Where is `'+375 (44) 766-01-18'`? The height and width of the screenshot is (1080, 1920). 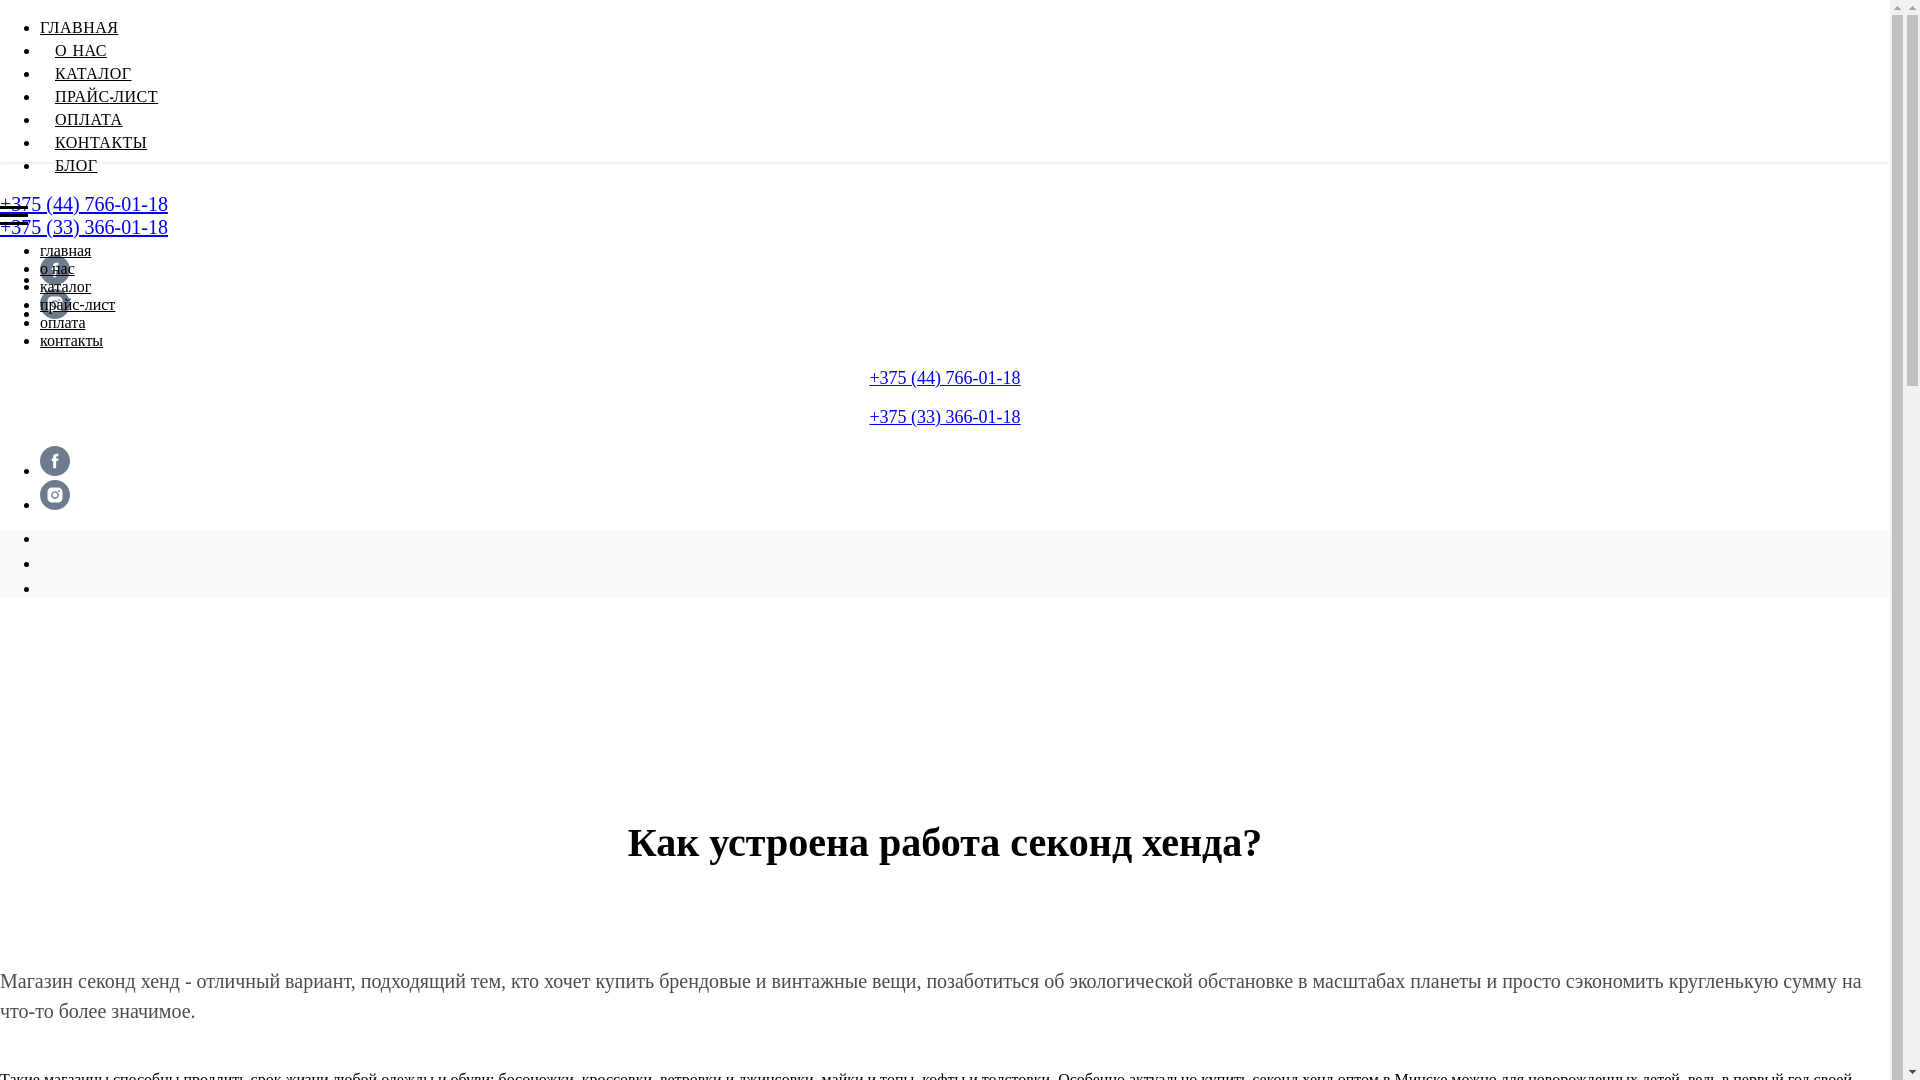
'+375 (44) 766-01-18' is located at coordinates (943, 378).